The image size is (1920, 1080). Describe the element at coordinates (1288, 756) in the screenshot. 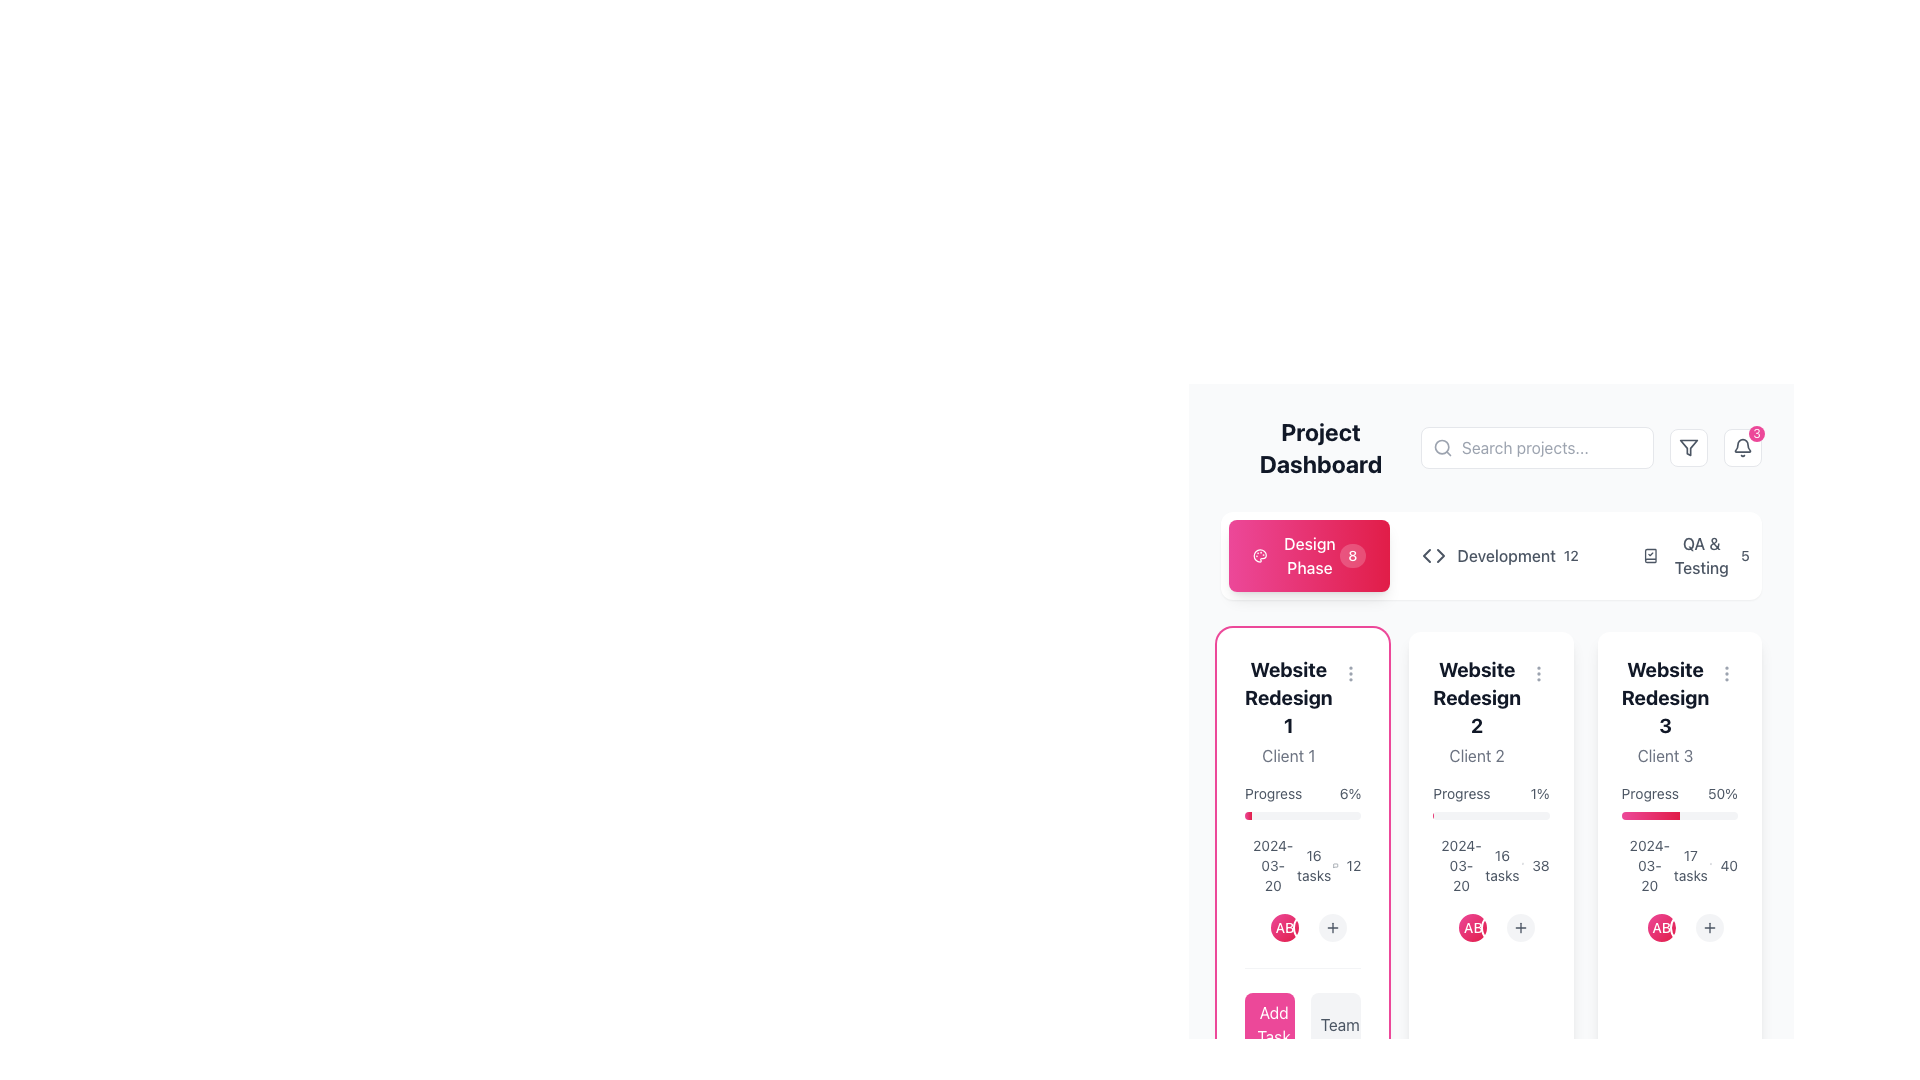

I see `the text label reading 'Client 1', which is styled in gray and positioned below the heading 'Website Redesign 1'` at that location.